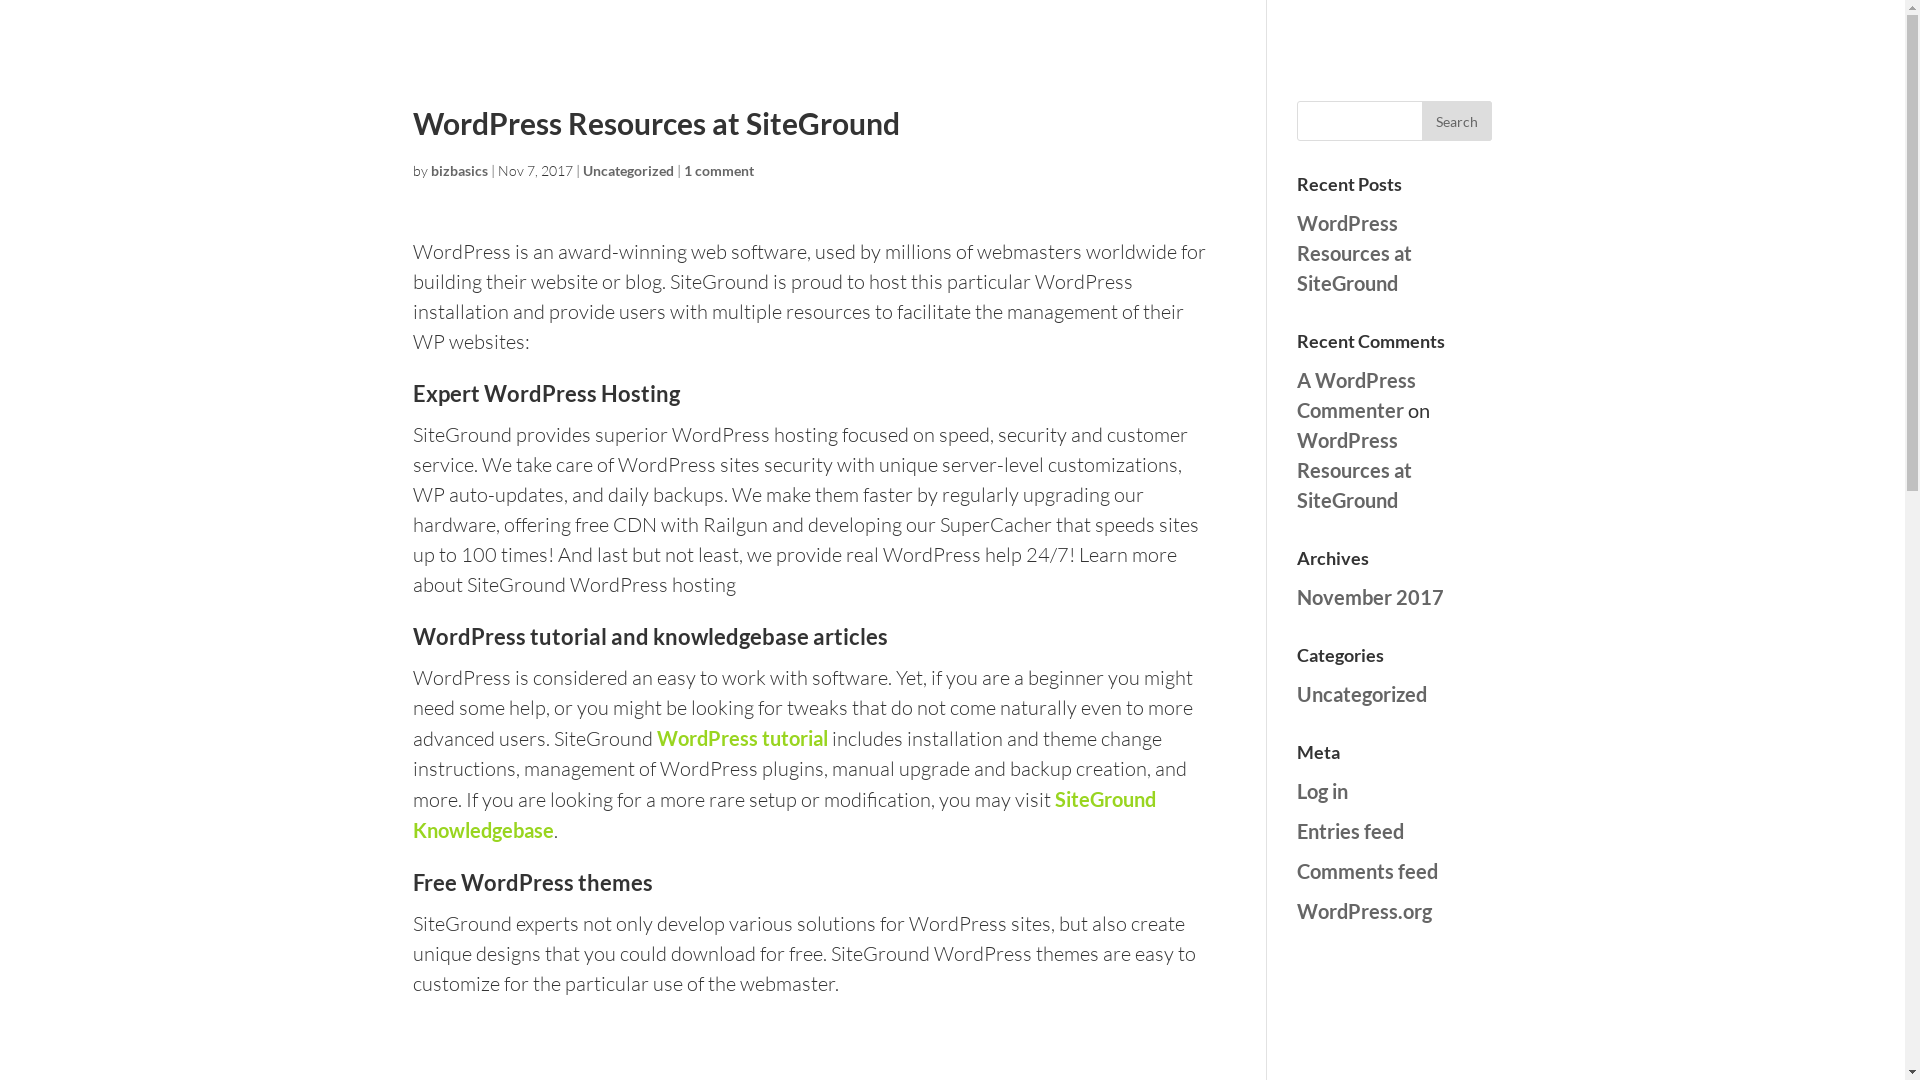 The height and width of the screenshot is (1080, 1920). I want to click on 'Uncategorized', so click(1296, 693).